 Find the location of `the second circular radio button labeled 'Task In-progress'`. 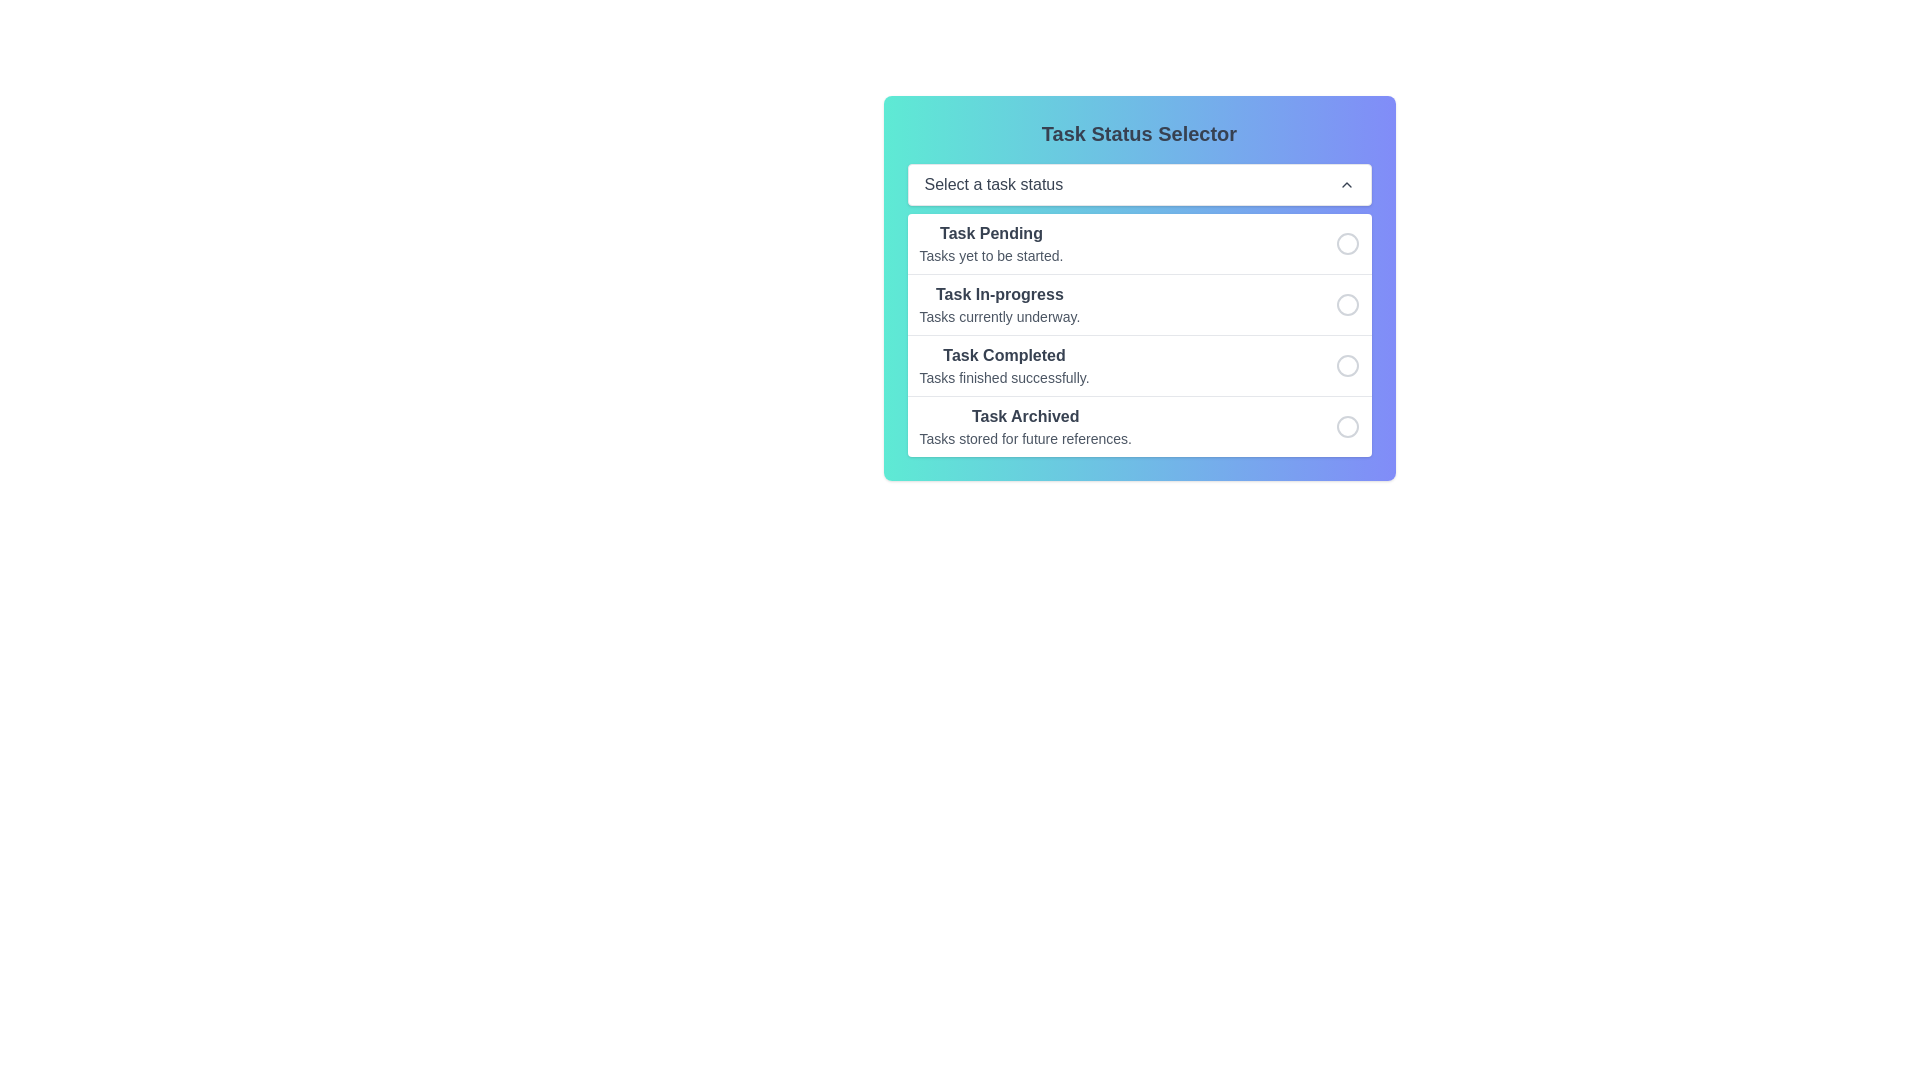

the second circular radio button labeled 'Task In-progress' is located at coordinates (1347, 304).